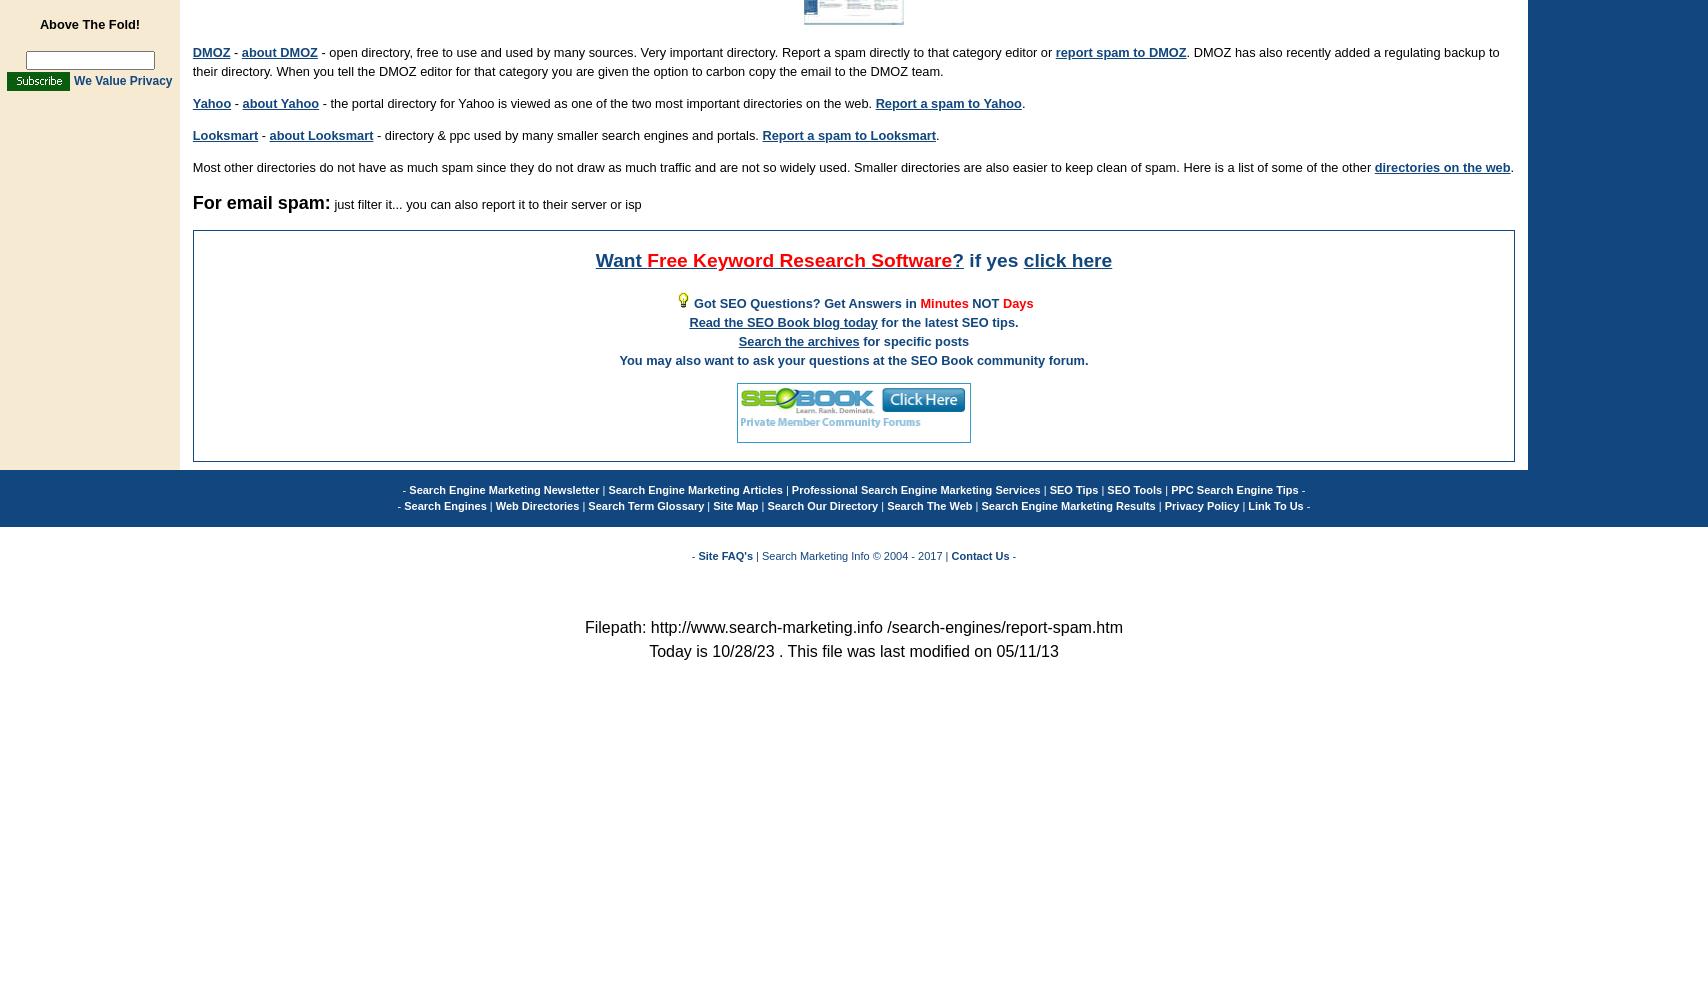 This screenshot has width=1708, height=1000. What do you see at coordinates (646, 259) in the screenshot?
I see `'Free Keyword Research Software'` at bounding box center [646, 259].